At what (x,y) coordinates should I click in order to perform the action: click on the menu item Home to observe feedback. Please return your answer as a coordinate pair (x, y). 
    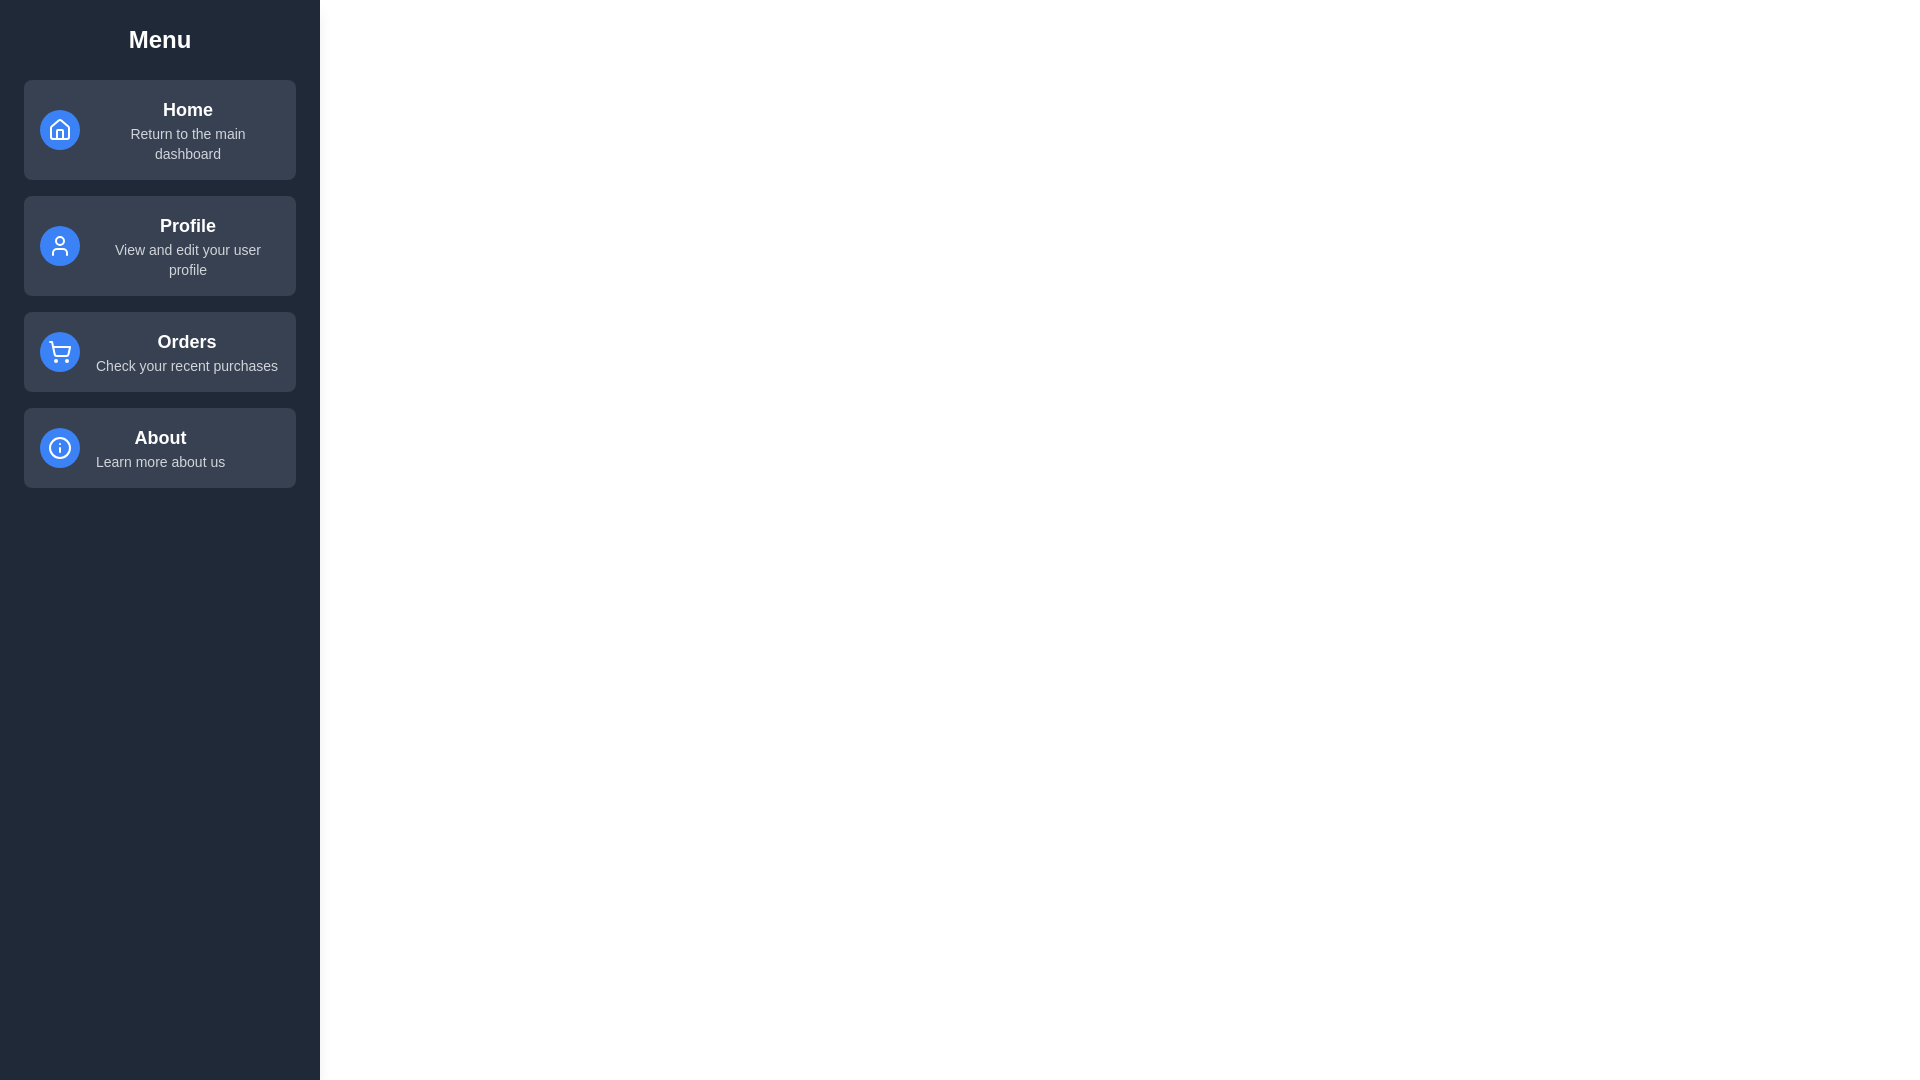
    Looking at the image, I should click on (158, 130).